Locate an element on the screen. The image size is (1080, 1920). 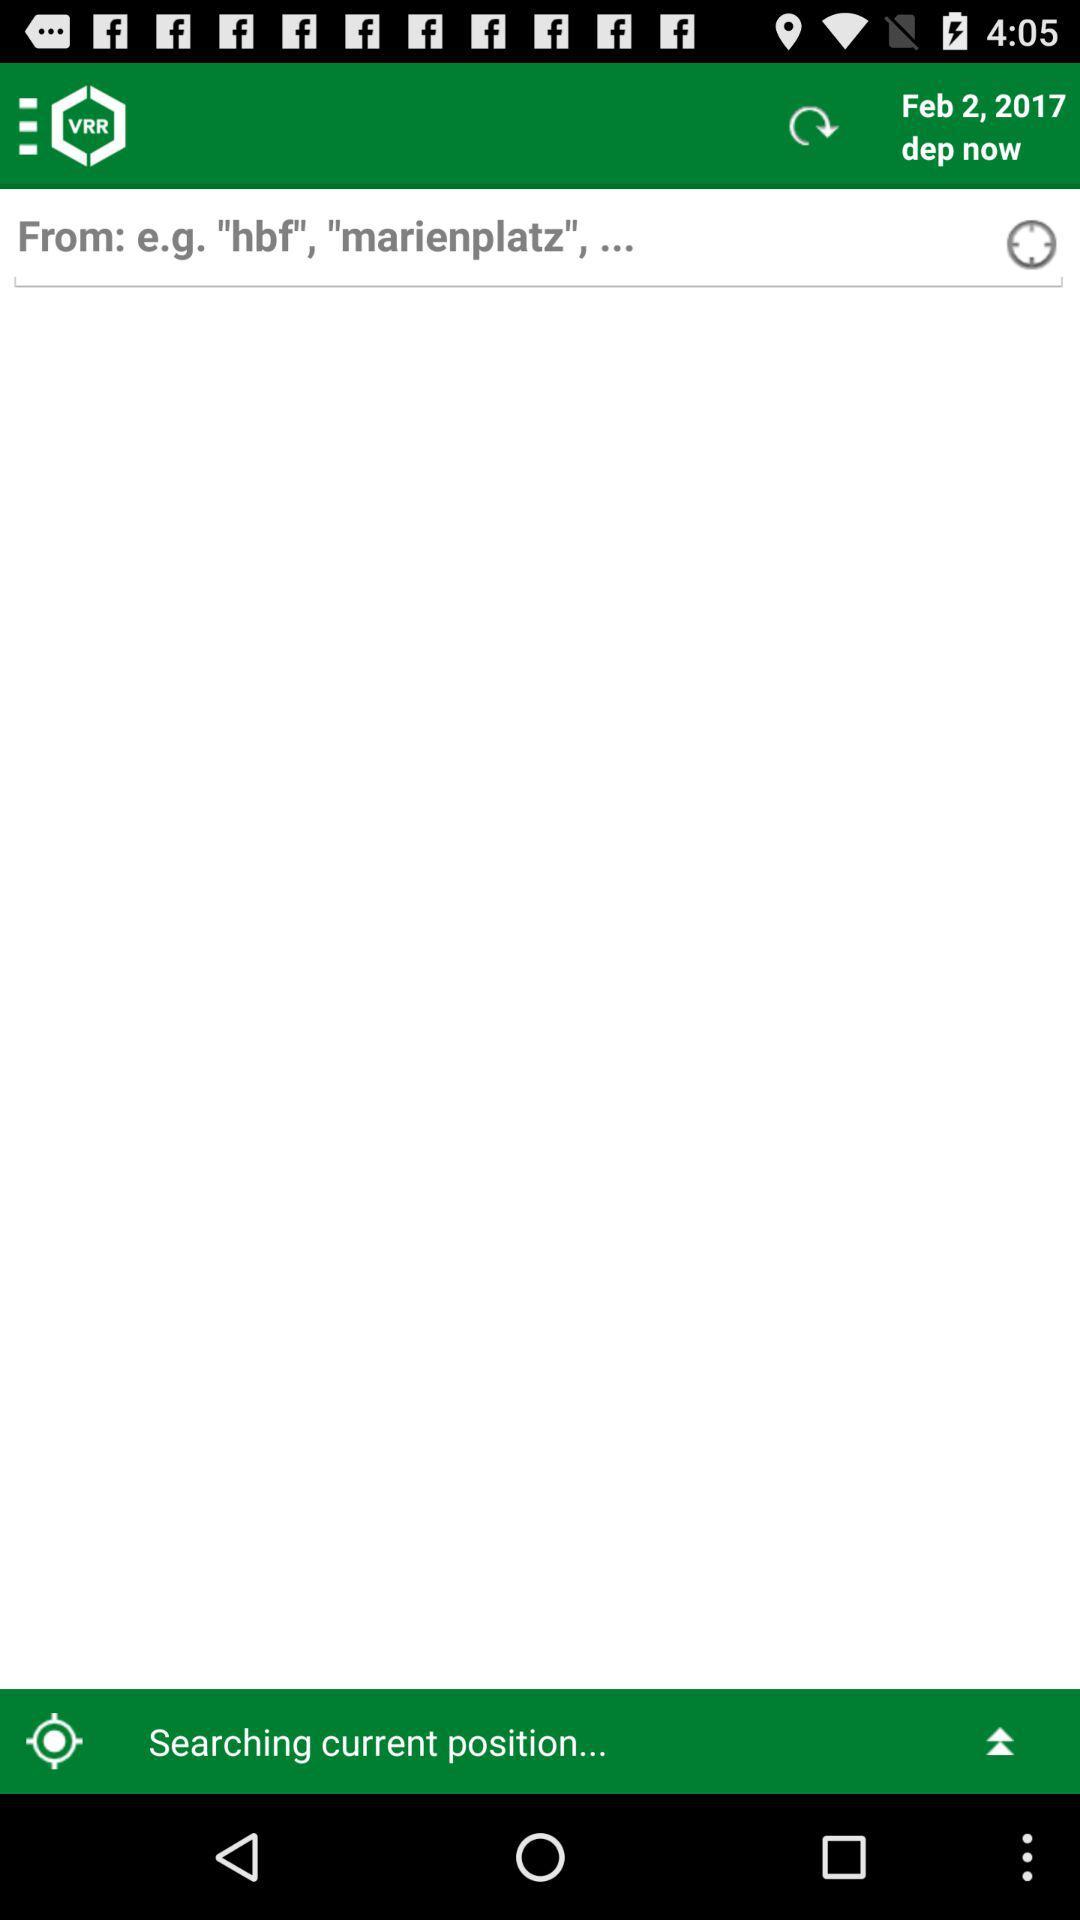
the sender option is located at coordinates (537, 244).